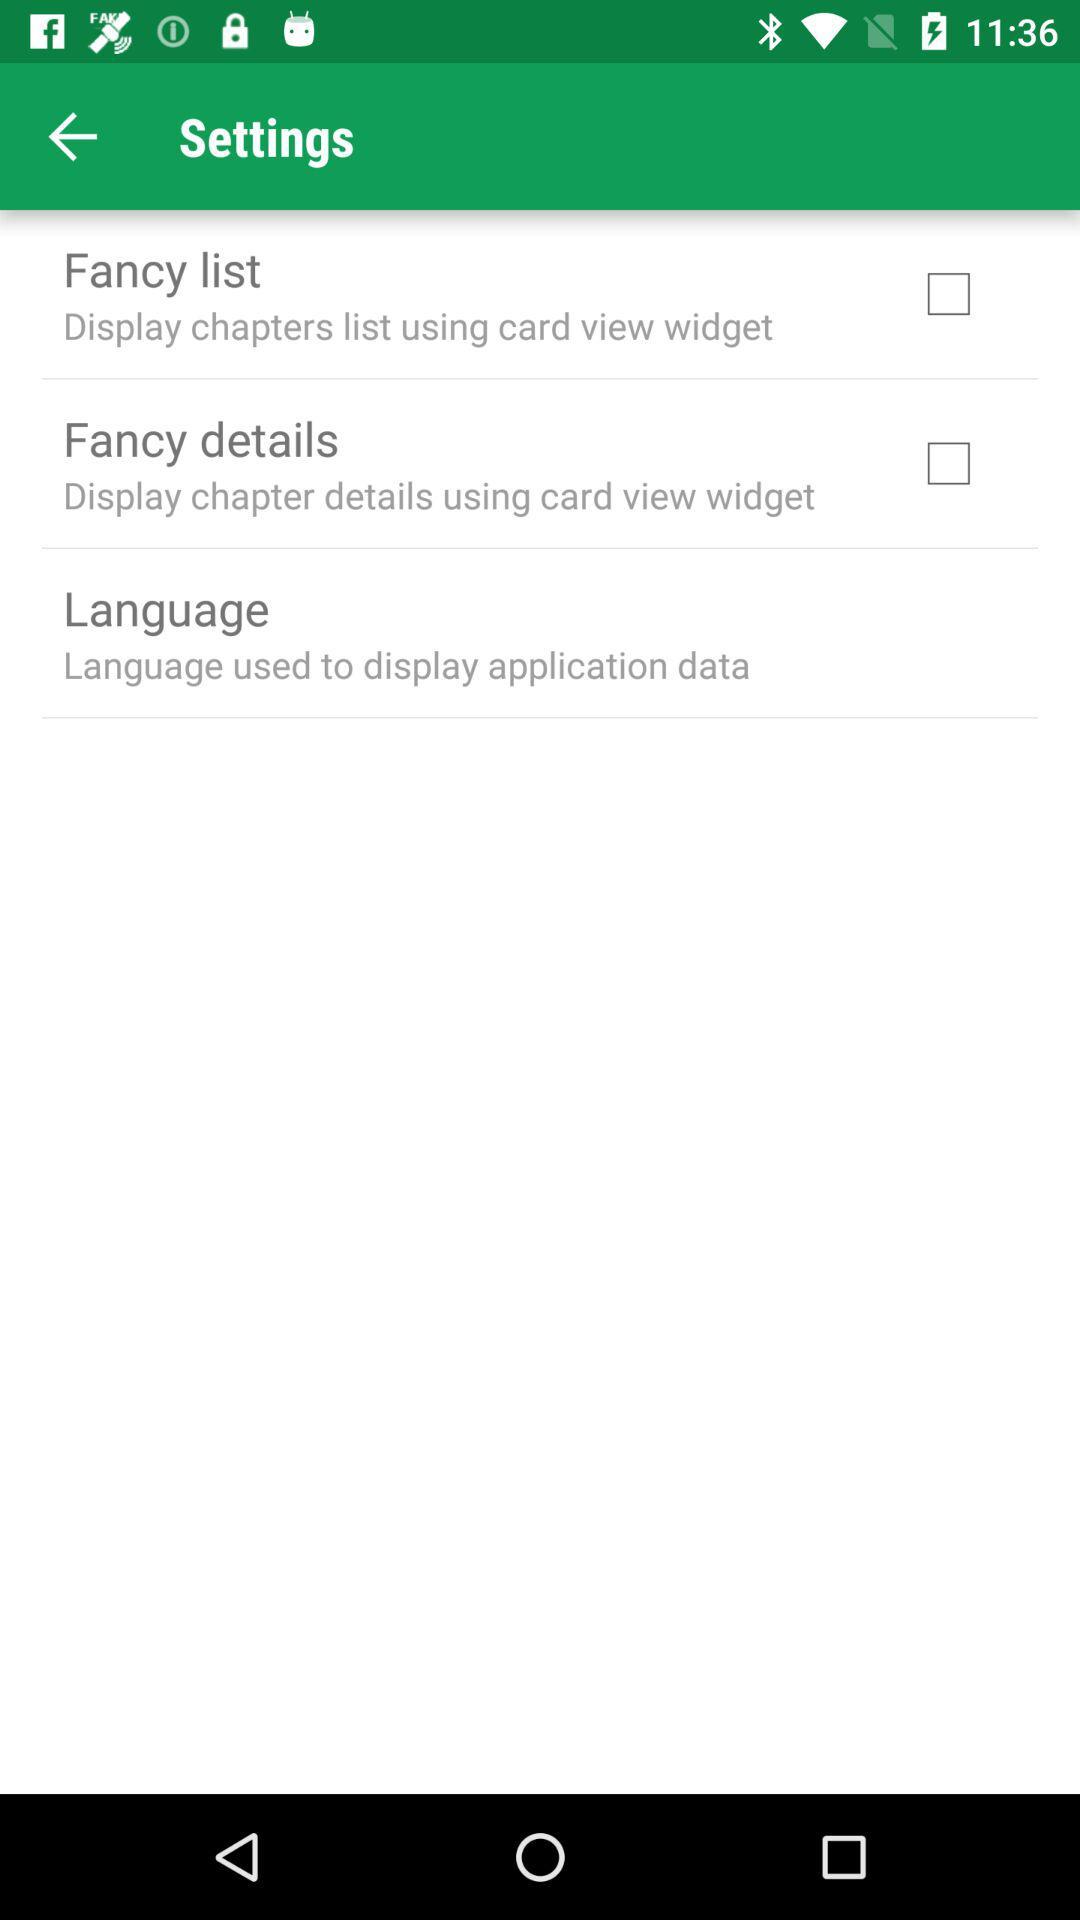 The width and height of the screenshot is (1080, 1920). Describe the element at coordinates (72, 135) in the screenshot. I see `come back` at that location.